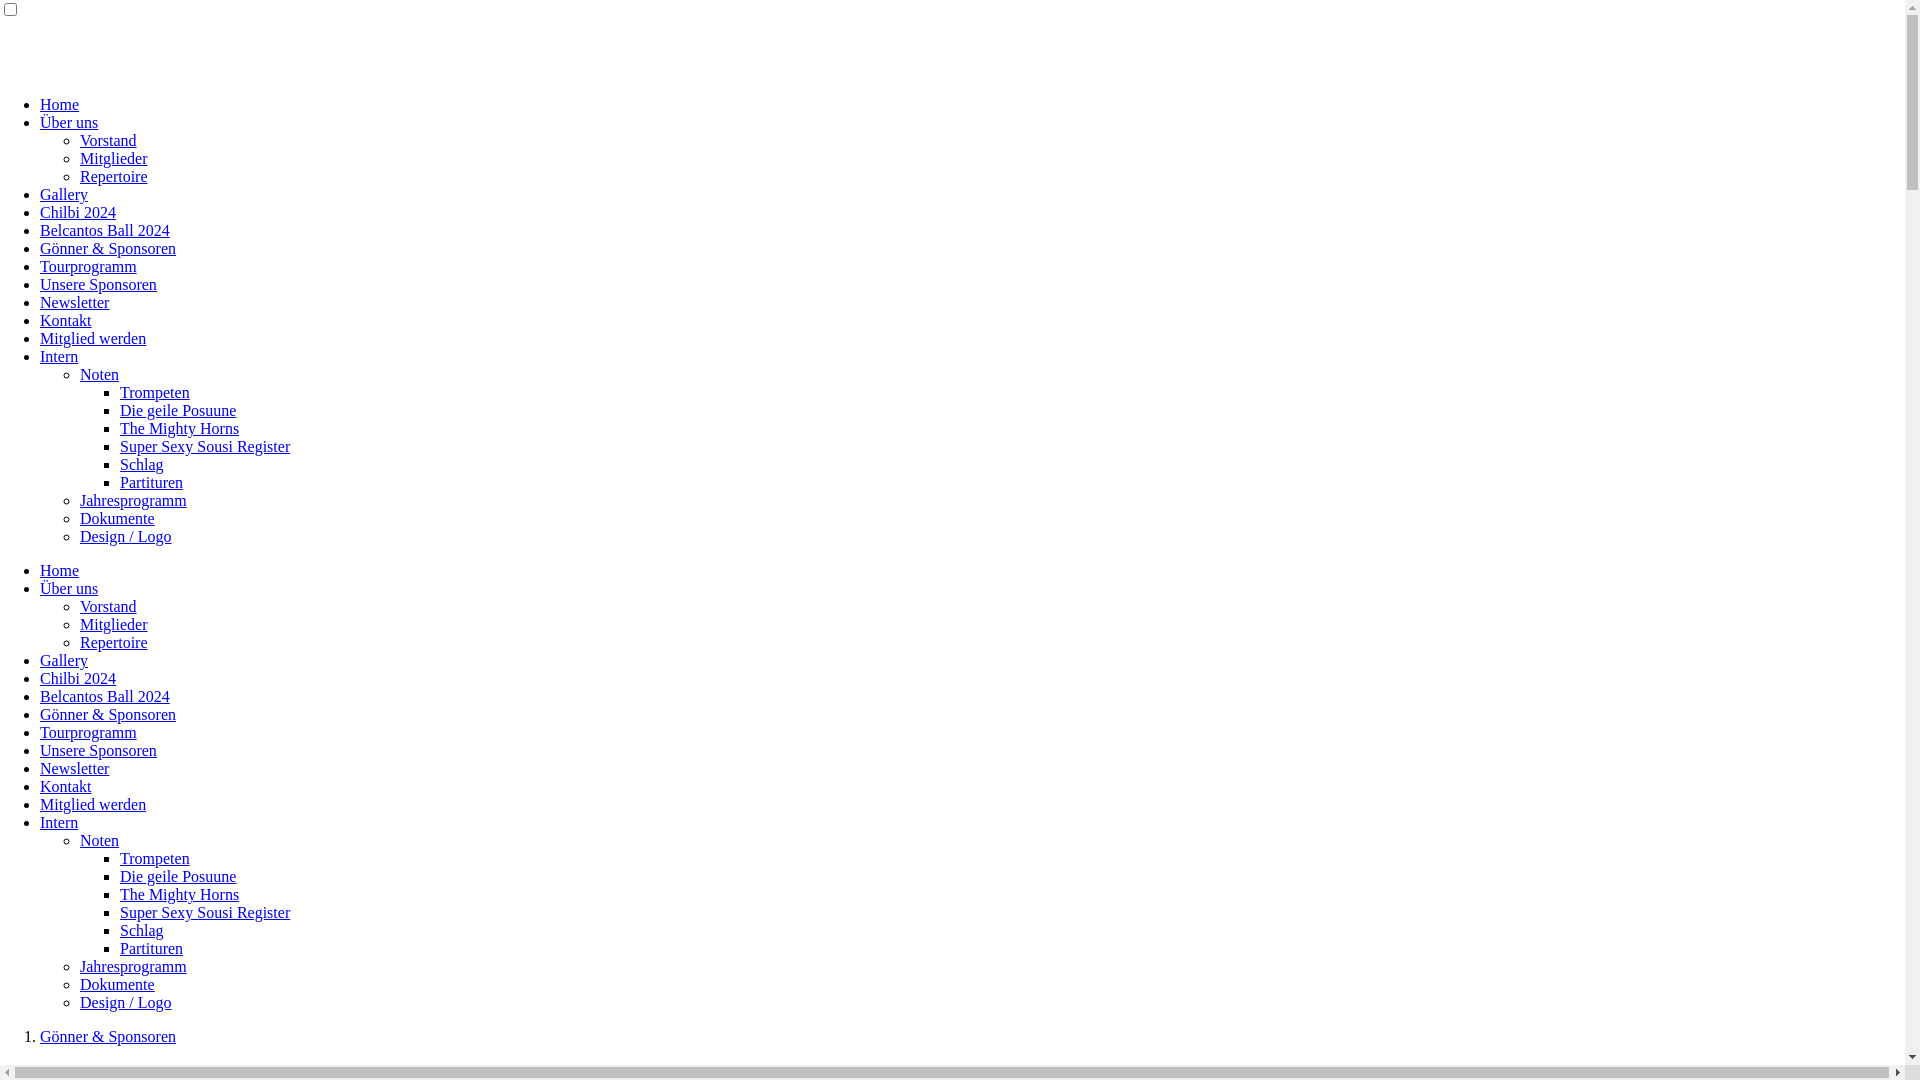  Describe the element at coordinates (74, 767) in the screenshot. I see `'Newsletter'` at that location.